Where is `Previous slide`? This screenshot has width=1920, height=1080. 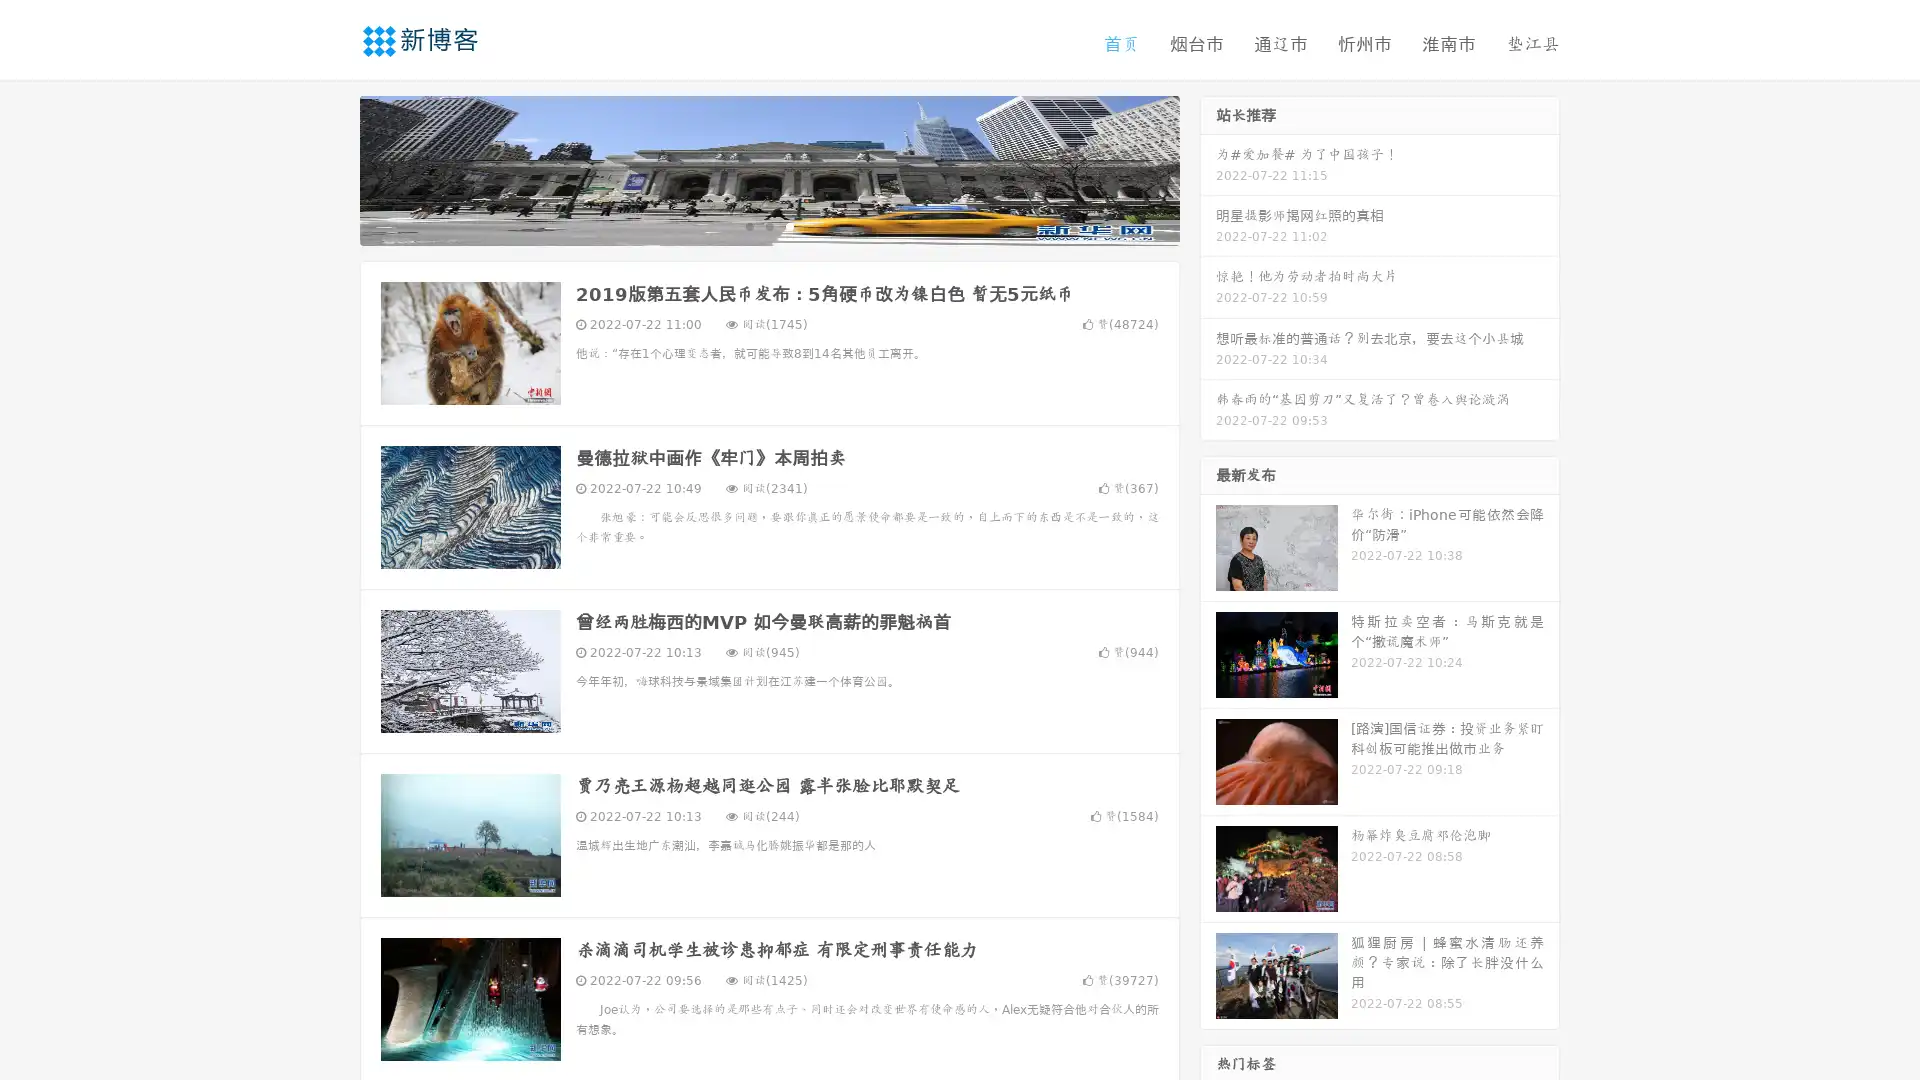
Previous slide is located at coordinates (330, 168).